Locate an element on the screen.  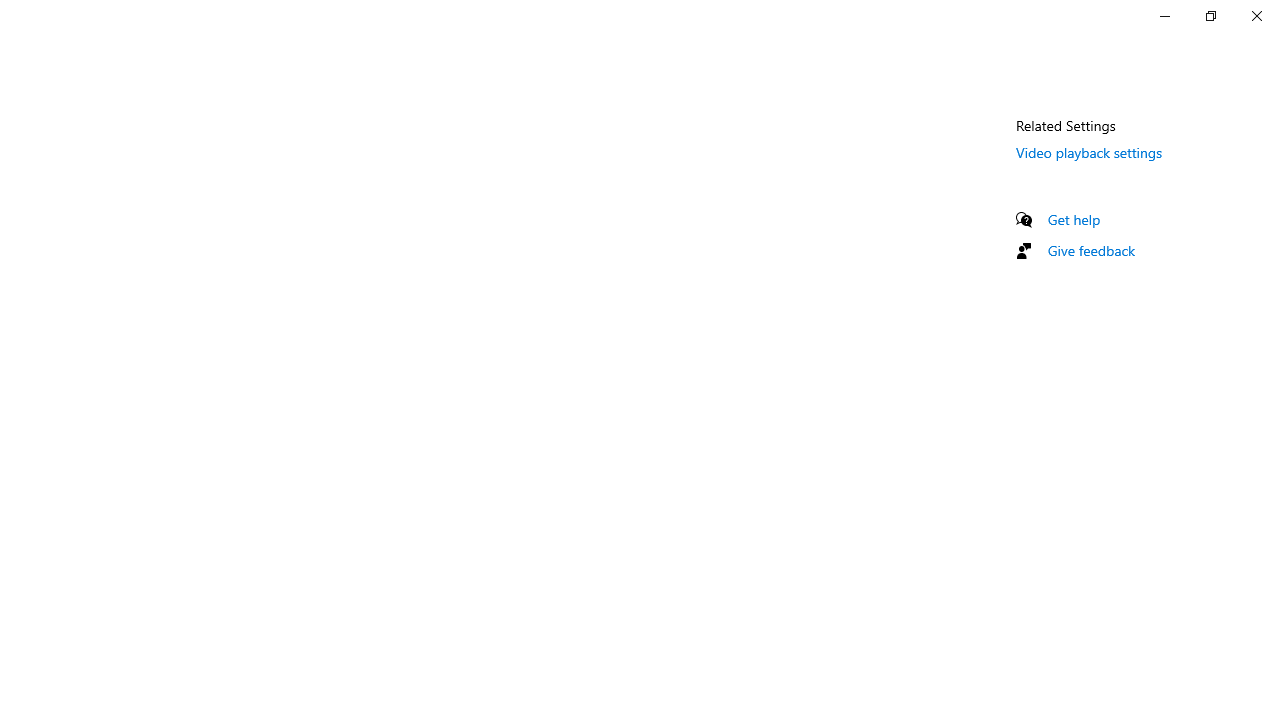
'Give feedback' is located at coordinates (1090, 249).